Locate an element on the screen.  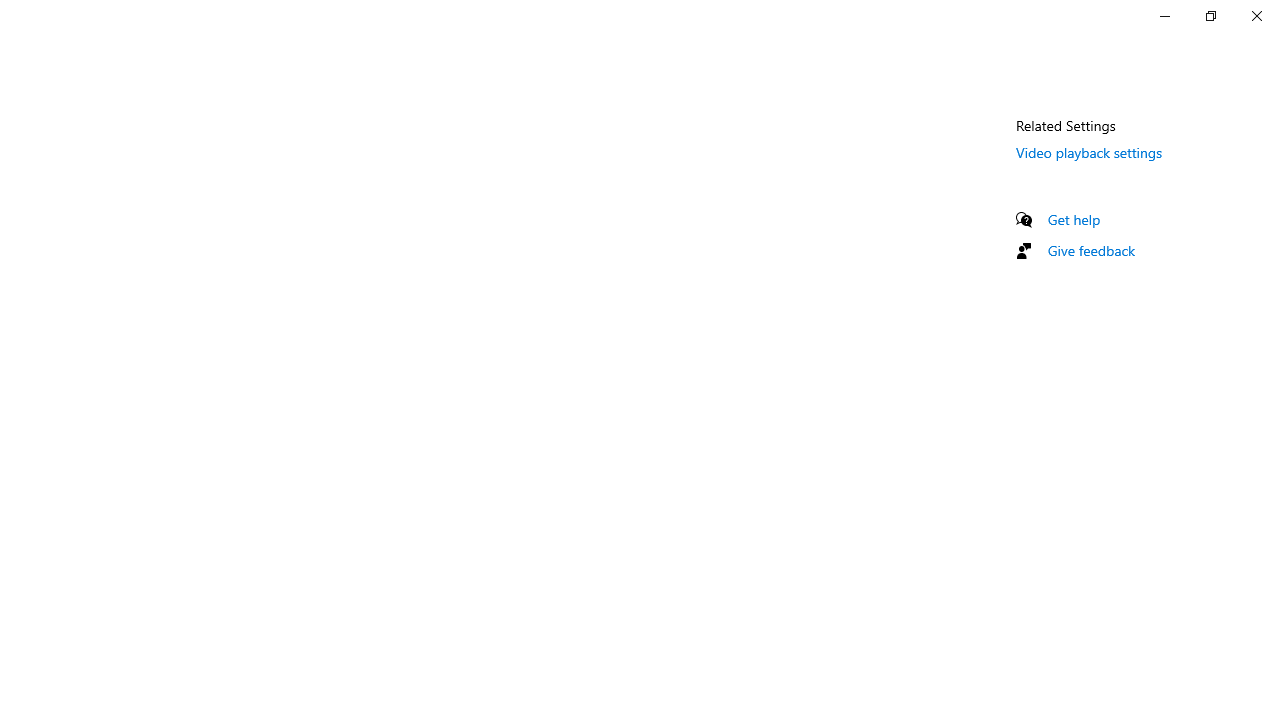
'Give feedback' is located at coordinates (1090, 249).